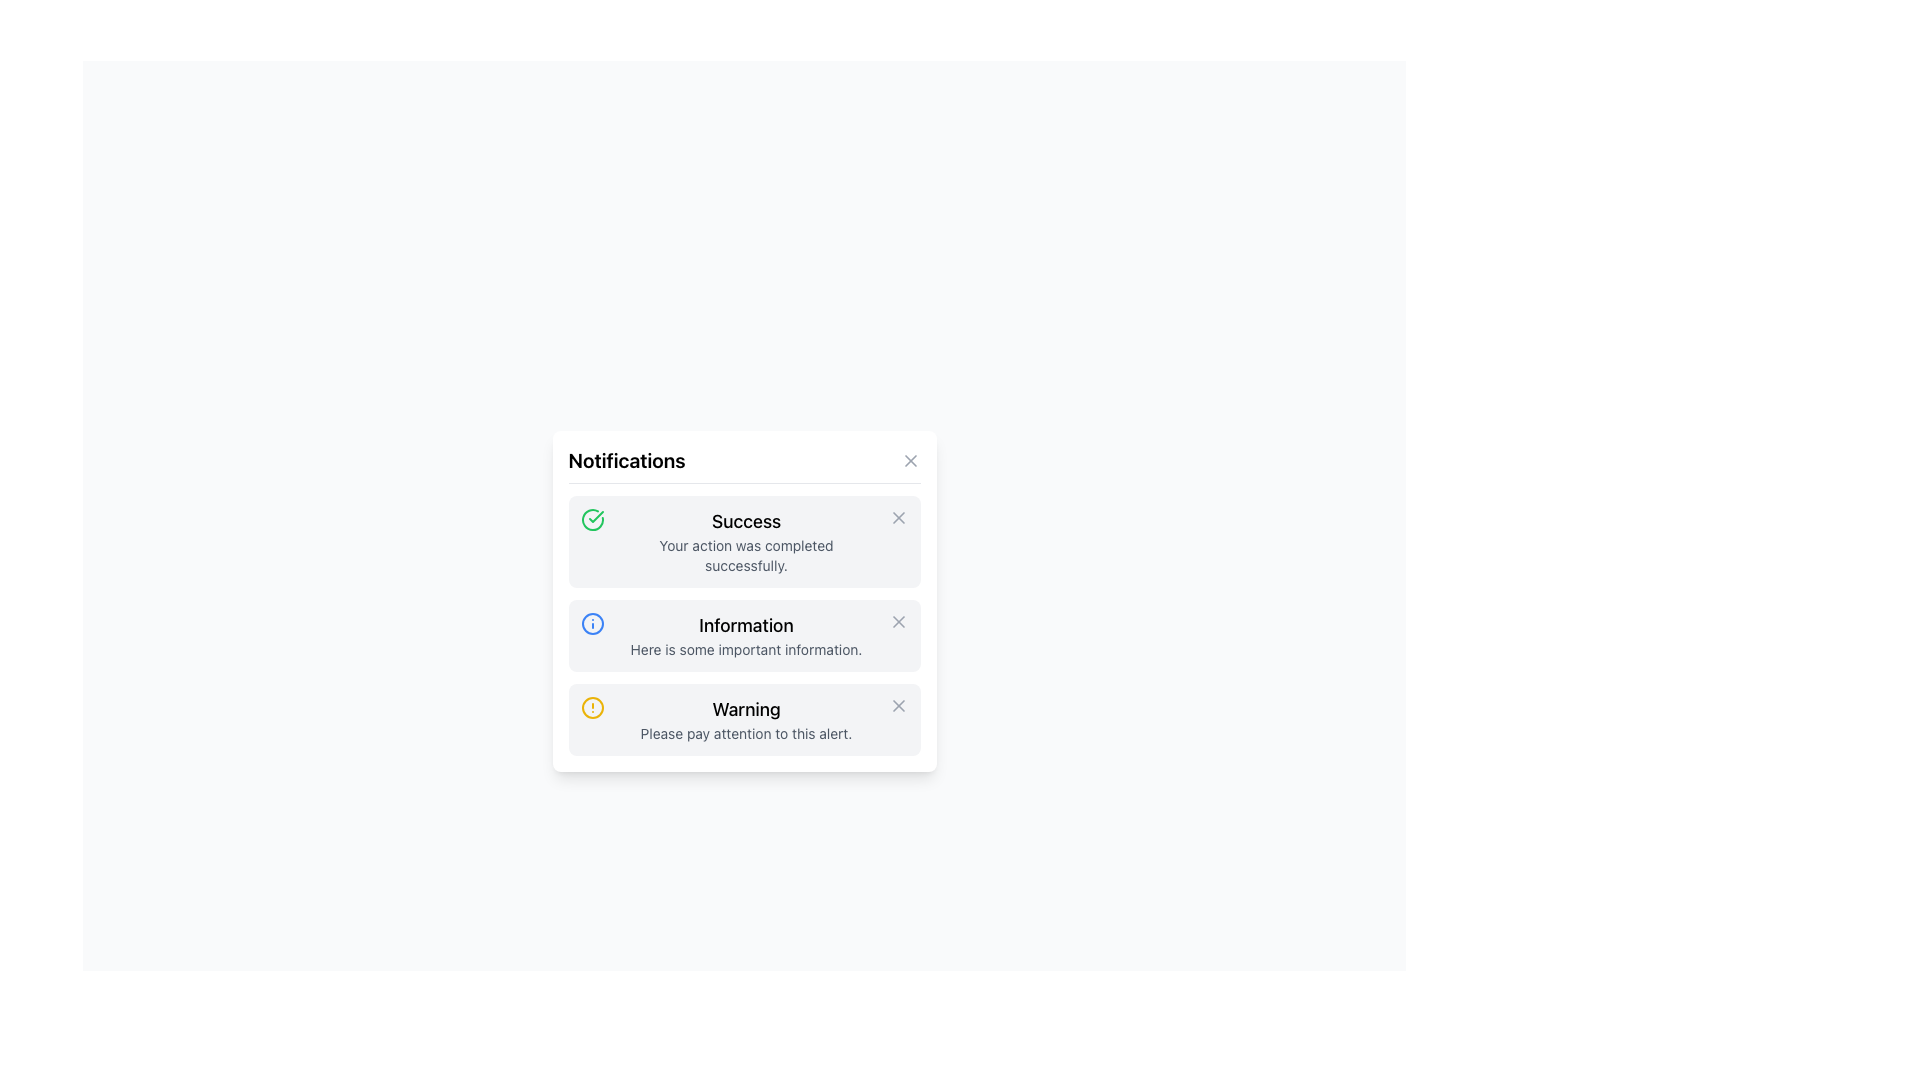 The height and width of the screenshot is (1080, 1920). I want to click on the informational icon on the left side of the notification labeled 'Information' within the blue-themed notification card in the 'Notifications' panel, so click(591, 622).